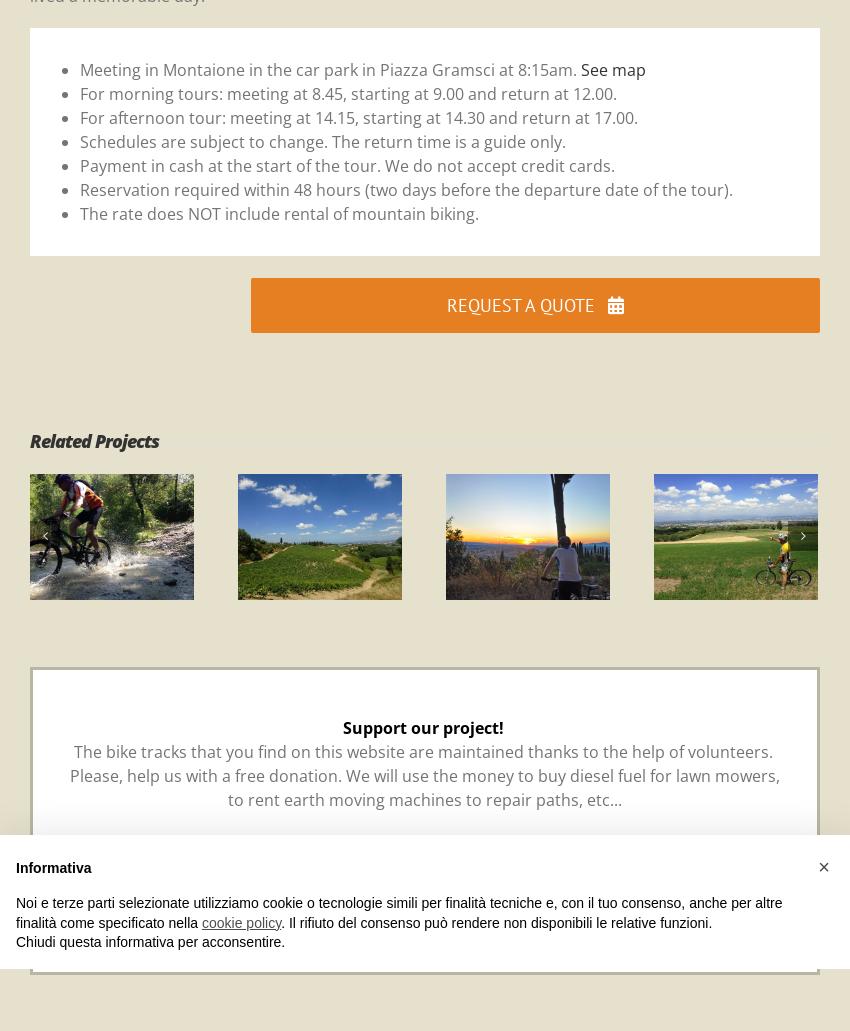  What do you see at coordinates (241, 922) in the screenshot?
I see `'cookie policy'` at bounding box center [241, 922].